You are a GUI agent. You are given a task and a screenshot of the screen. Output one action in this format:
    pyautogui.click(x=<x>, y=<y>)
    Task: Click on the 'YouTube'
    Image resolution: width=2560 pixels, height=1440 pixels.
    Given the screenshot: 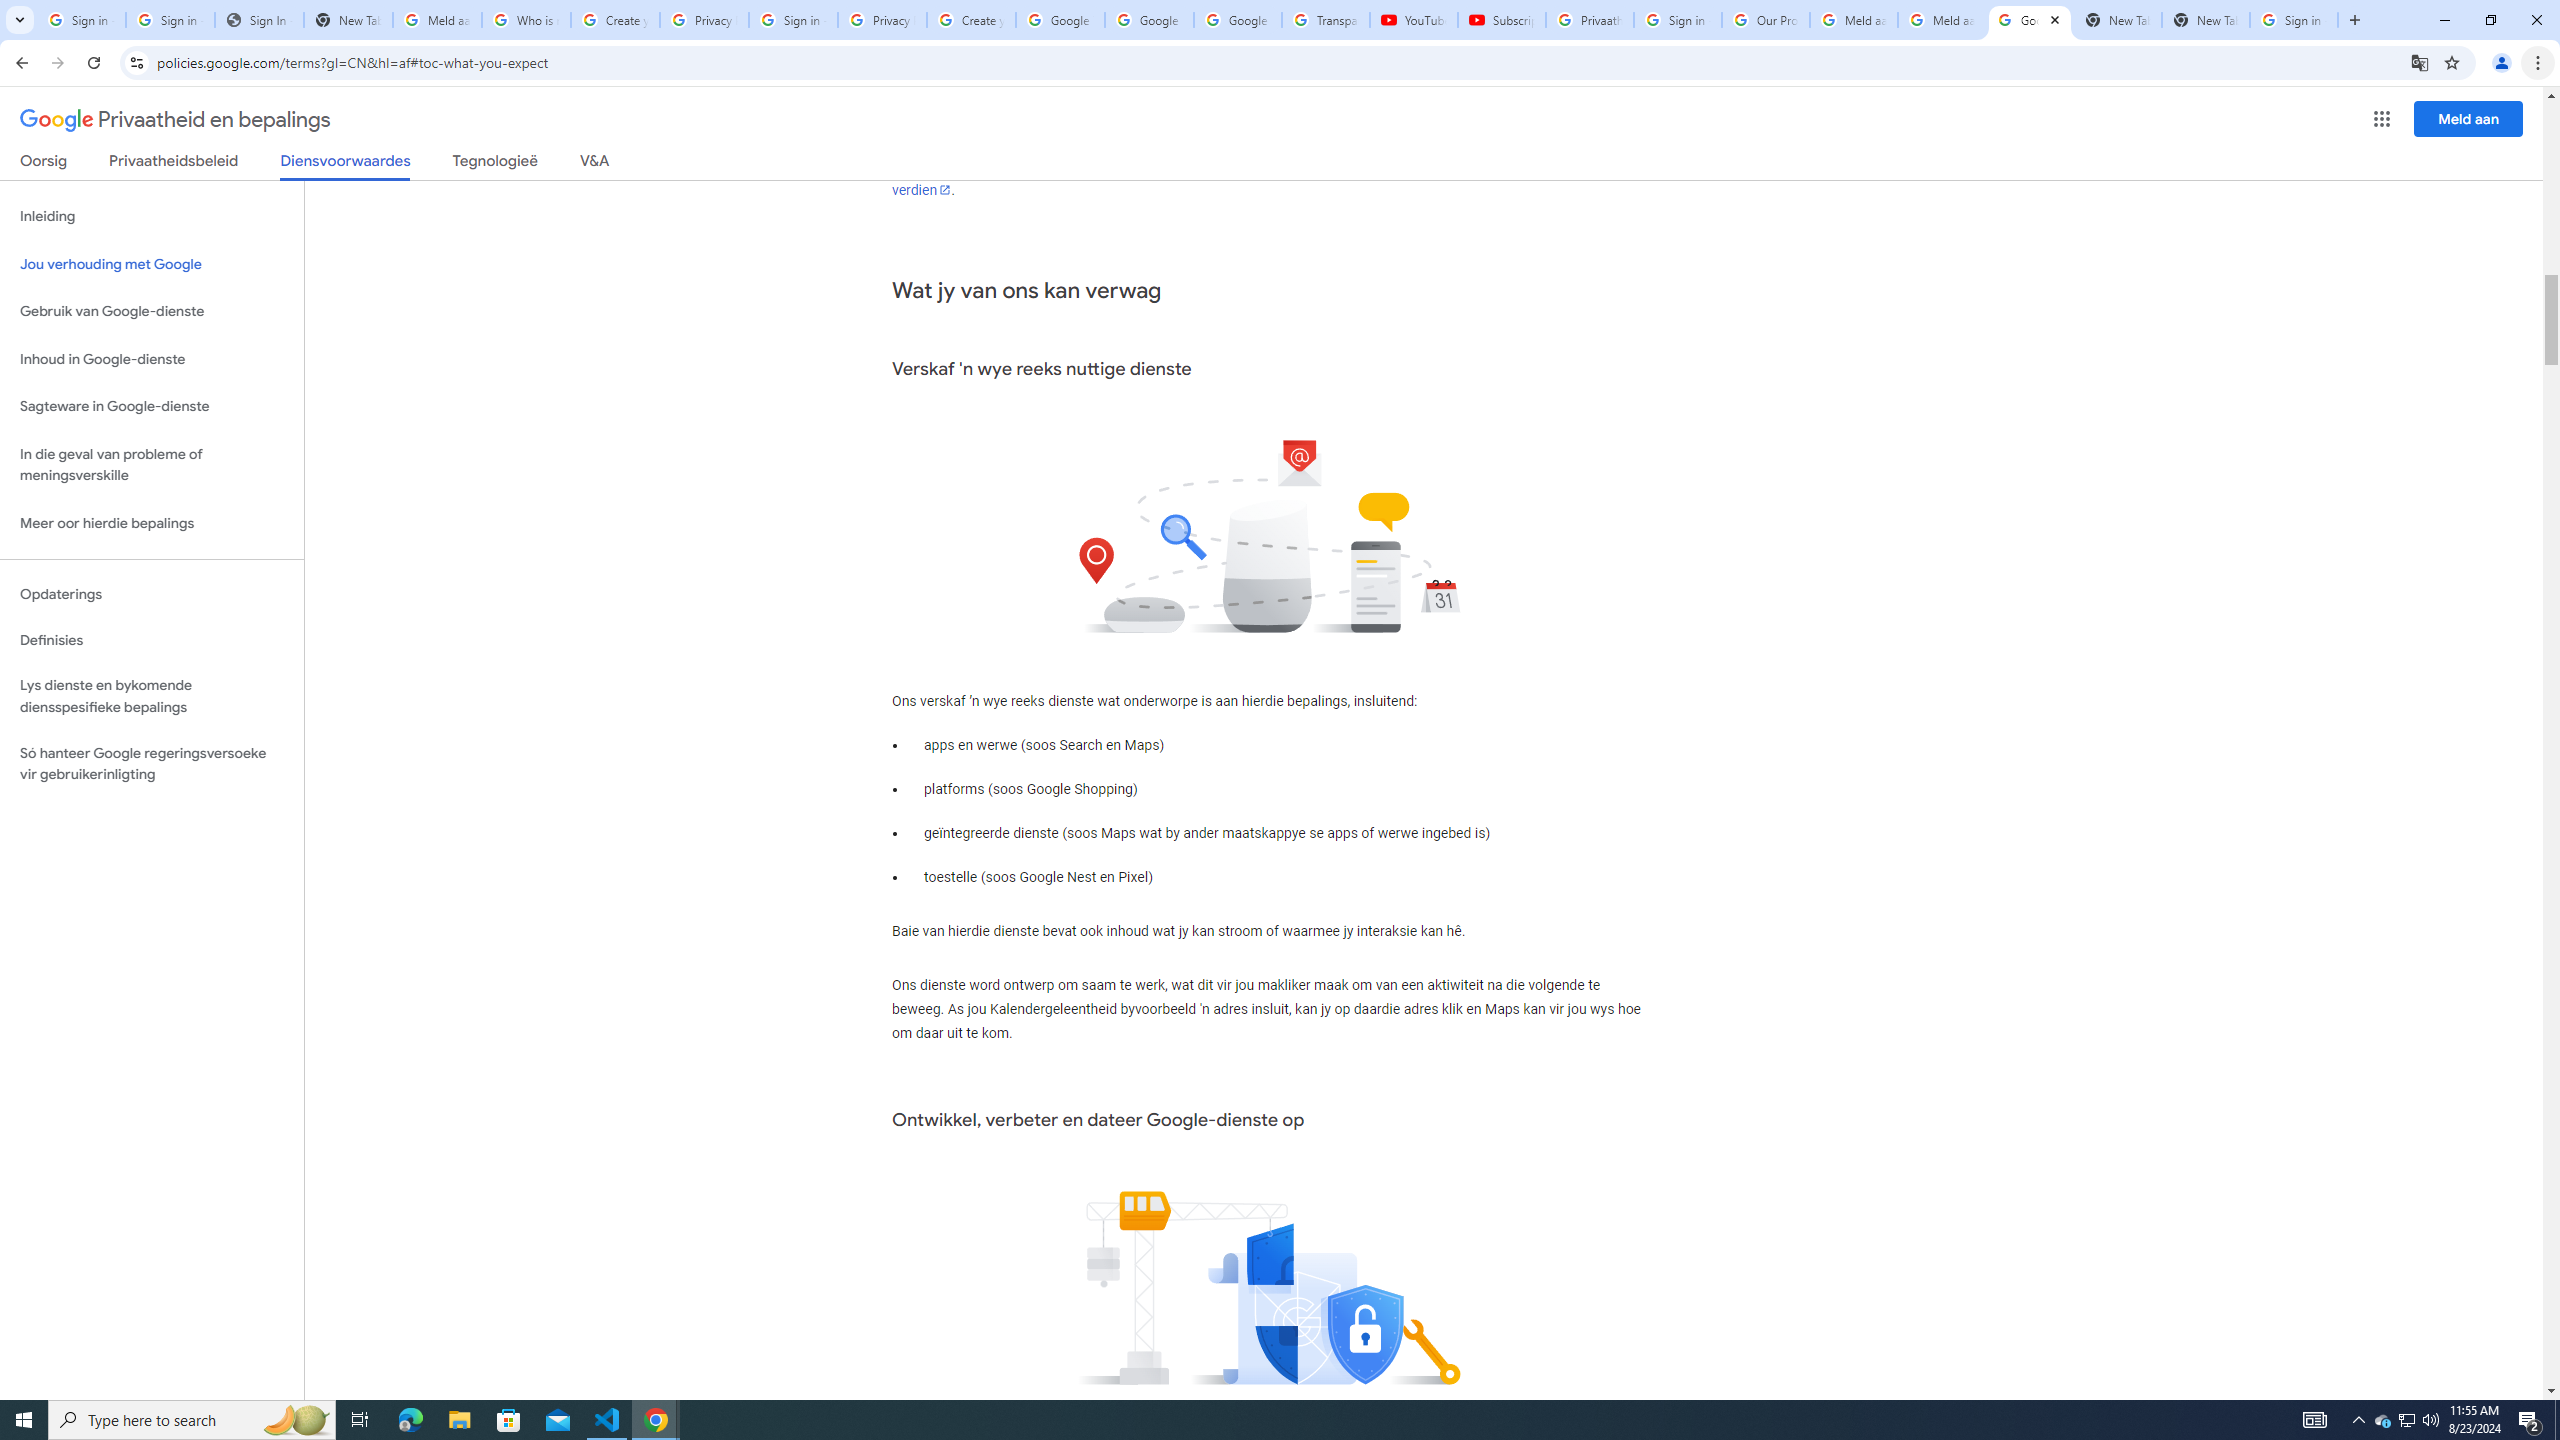 What is the action you would take?
    pyautogui.click(x=1414, y=19)
    